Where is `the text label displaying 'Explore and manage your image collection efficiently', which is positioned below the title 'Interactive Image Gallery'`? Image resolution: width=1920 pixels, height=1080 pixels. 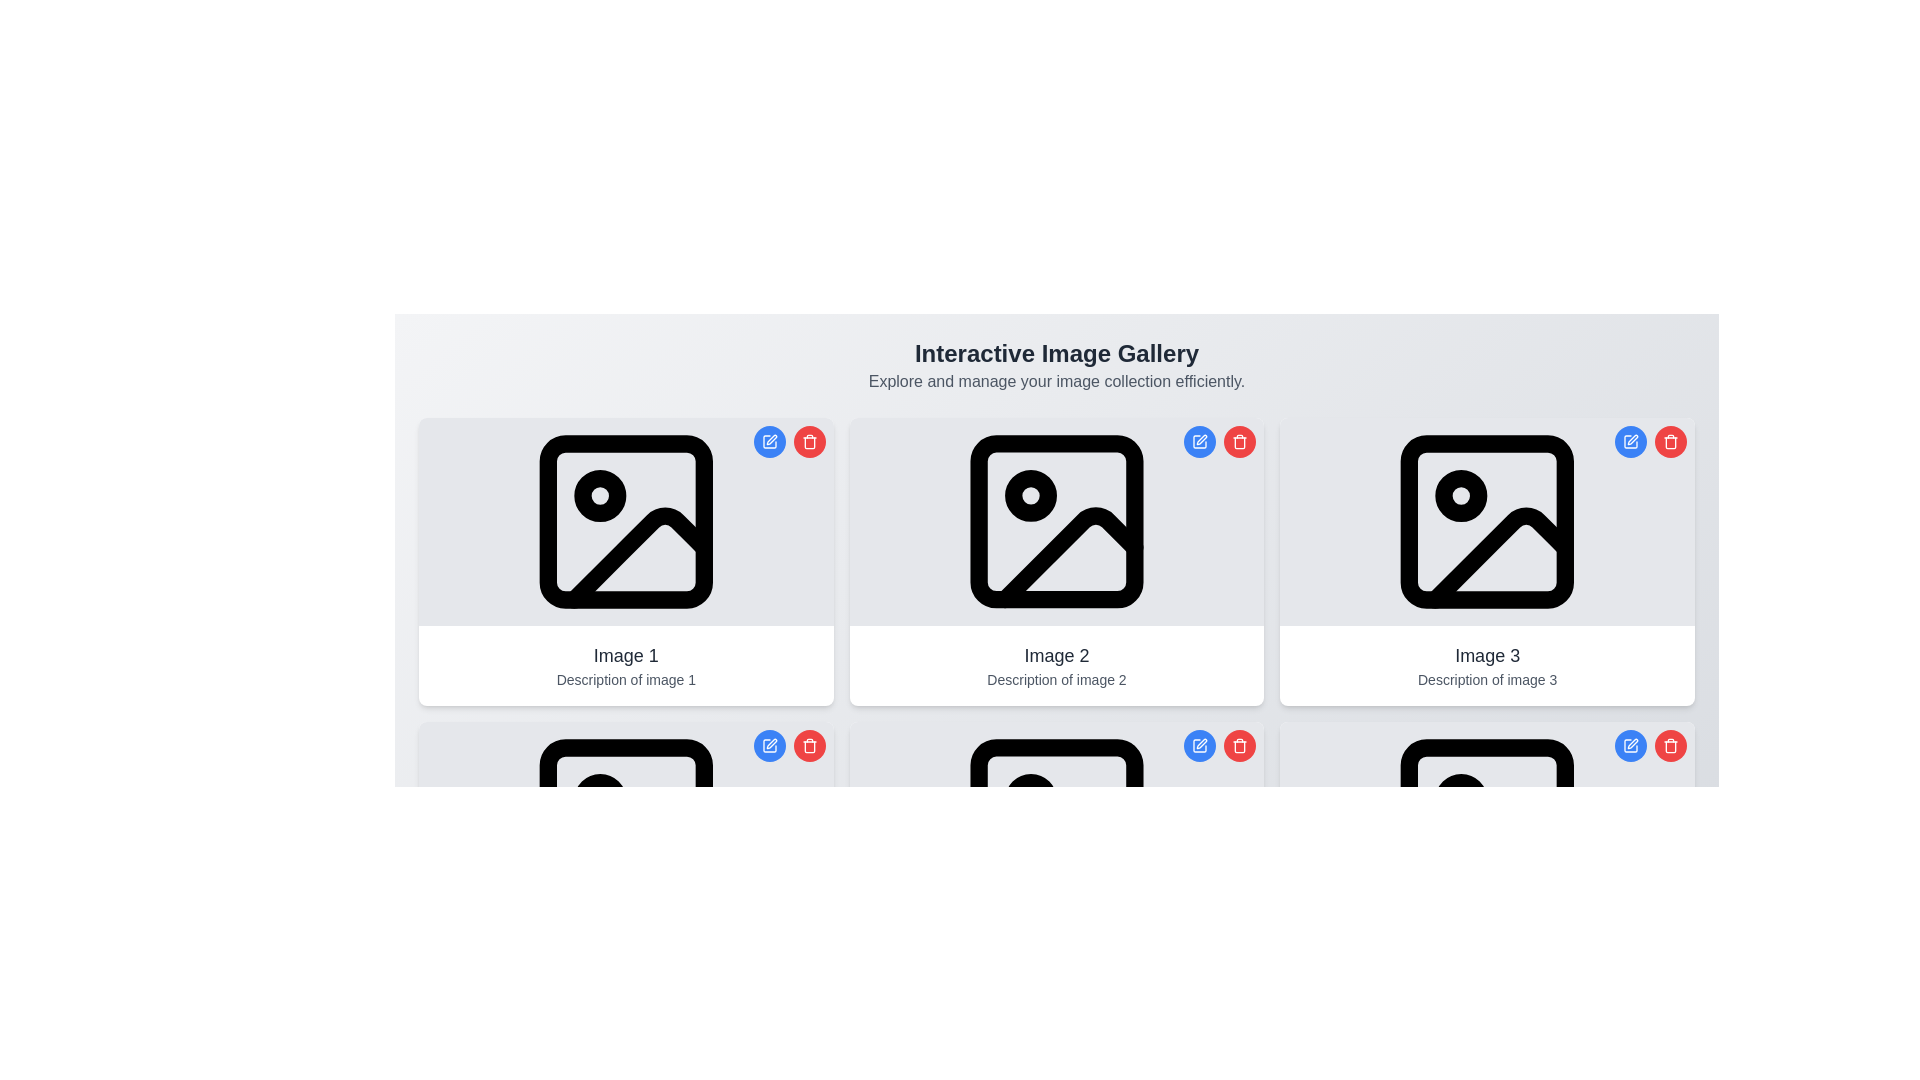
the text label displaying 'Explore and manage your image collection efficiently', which is positioned below the title 'Interactive Image Gallery' is located at coordinates (1055, 381).